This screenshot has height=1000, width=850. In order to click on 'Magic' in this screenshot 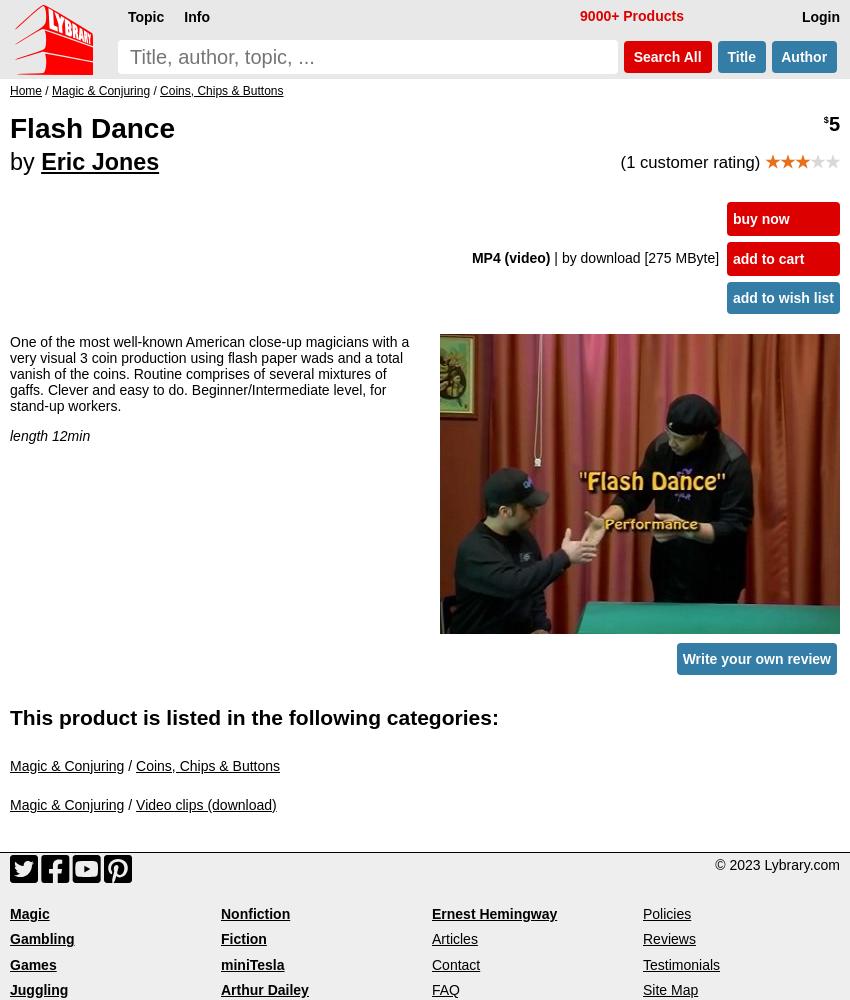, I will do `click(28, 914)`.